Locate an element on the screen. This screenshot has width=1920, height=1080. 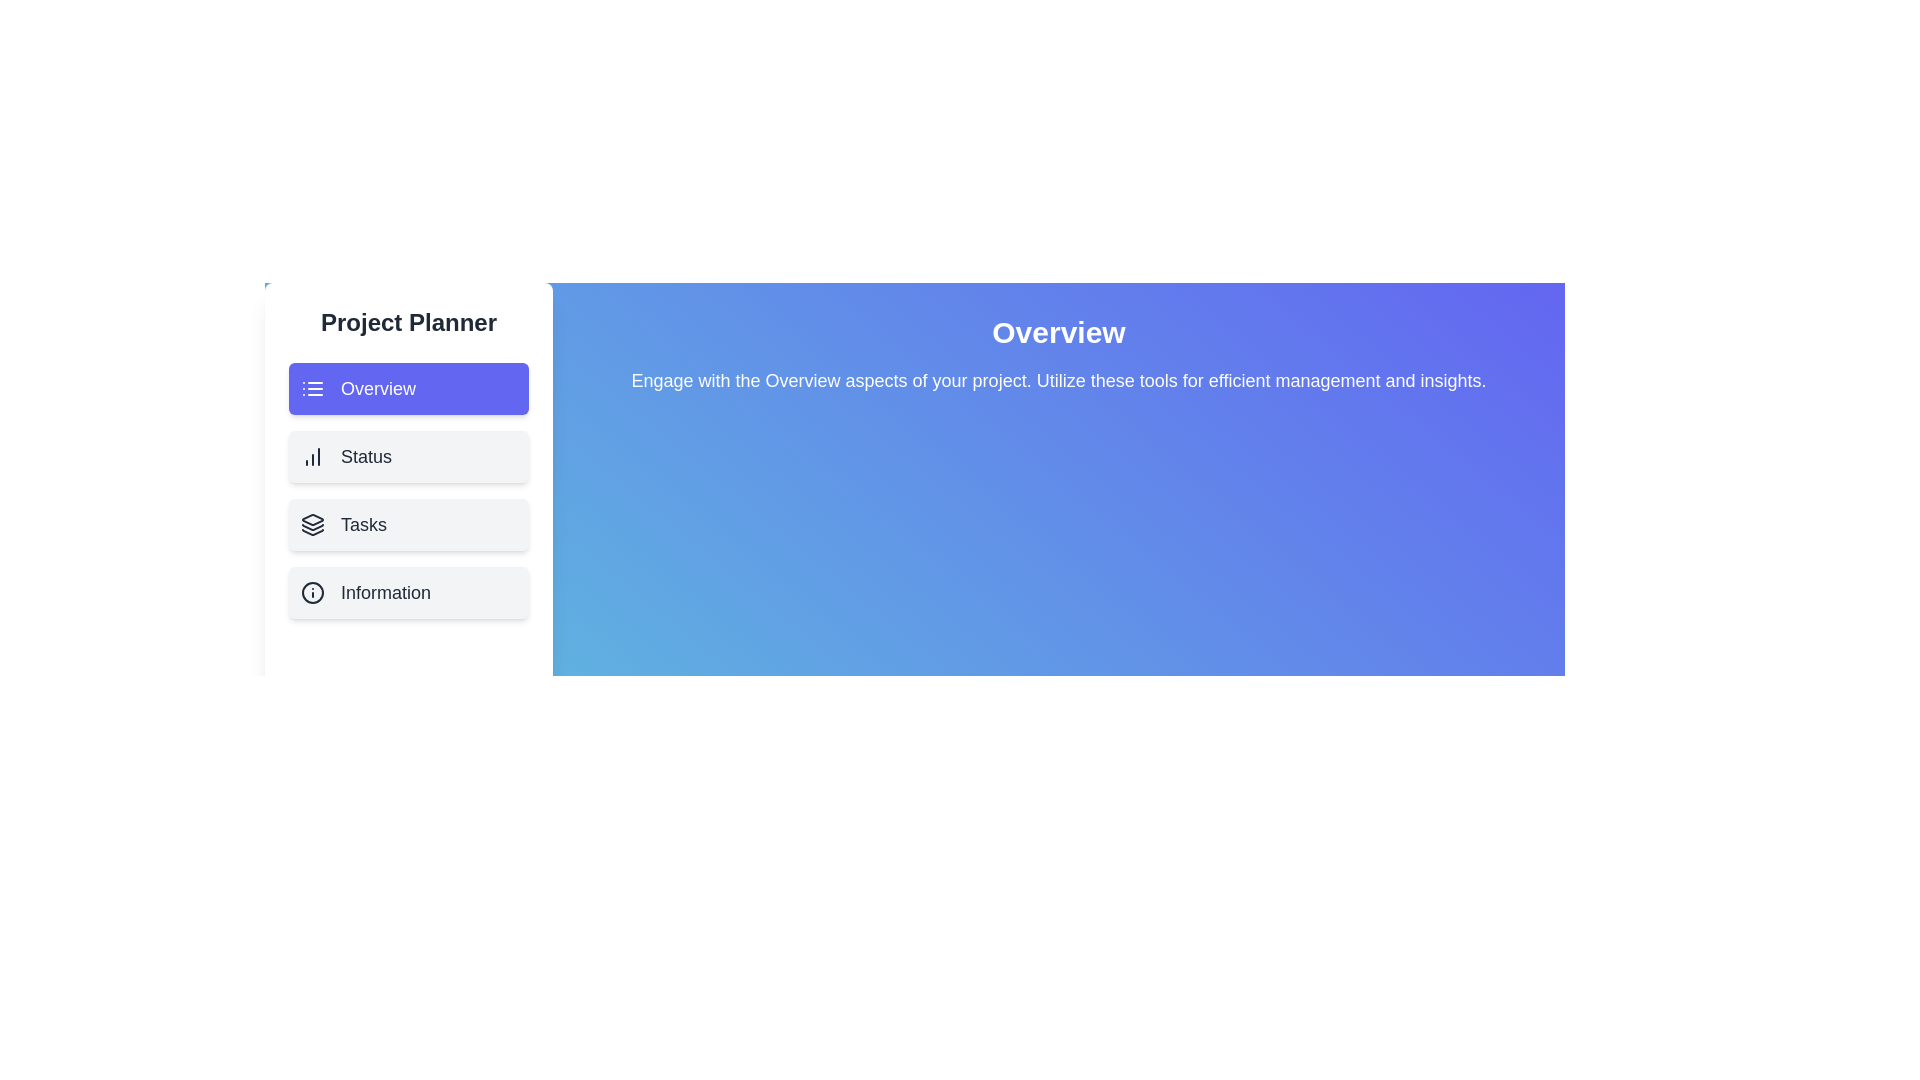
the menu item Status to observe its hover effect is located at coordinates (407, 456).